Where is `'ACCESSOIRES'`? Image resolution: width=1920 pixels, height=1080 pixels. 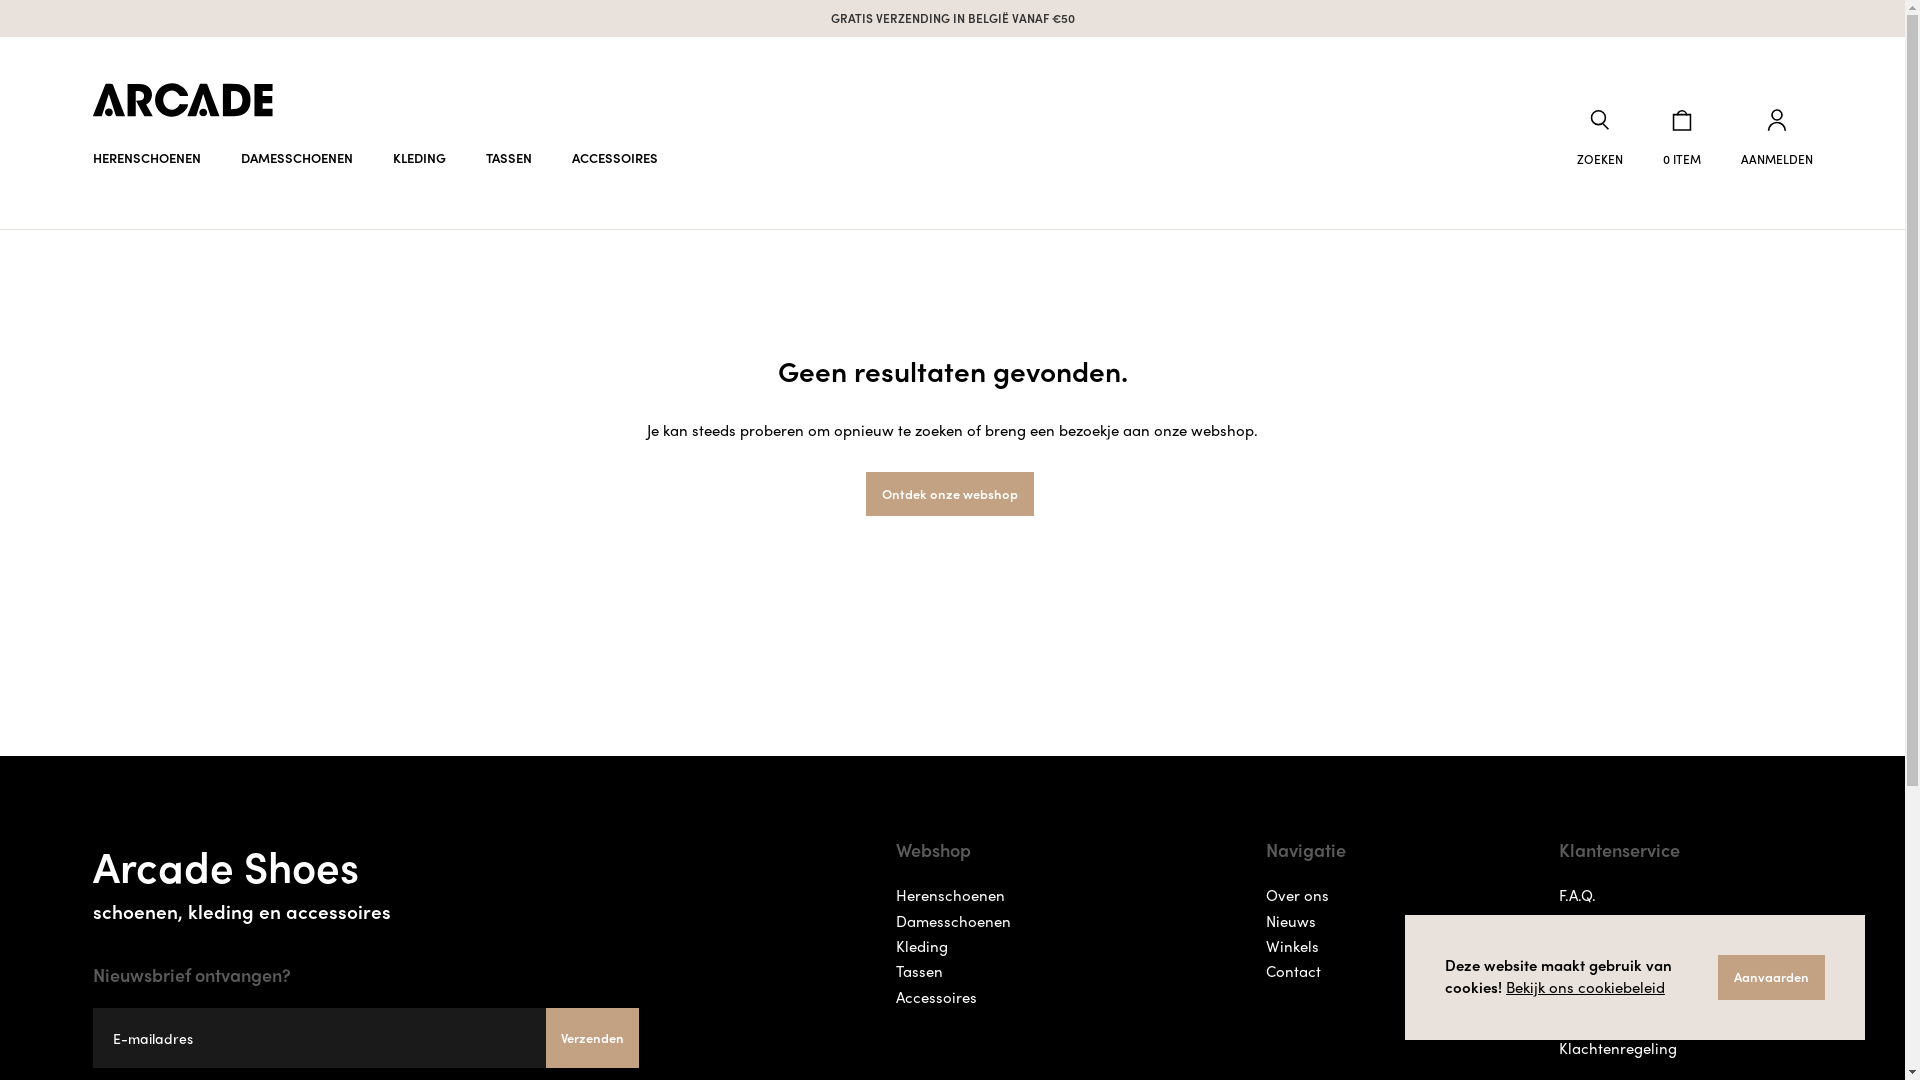
'ACCESSOIRES' is located at coordinates (552, 156).